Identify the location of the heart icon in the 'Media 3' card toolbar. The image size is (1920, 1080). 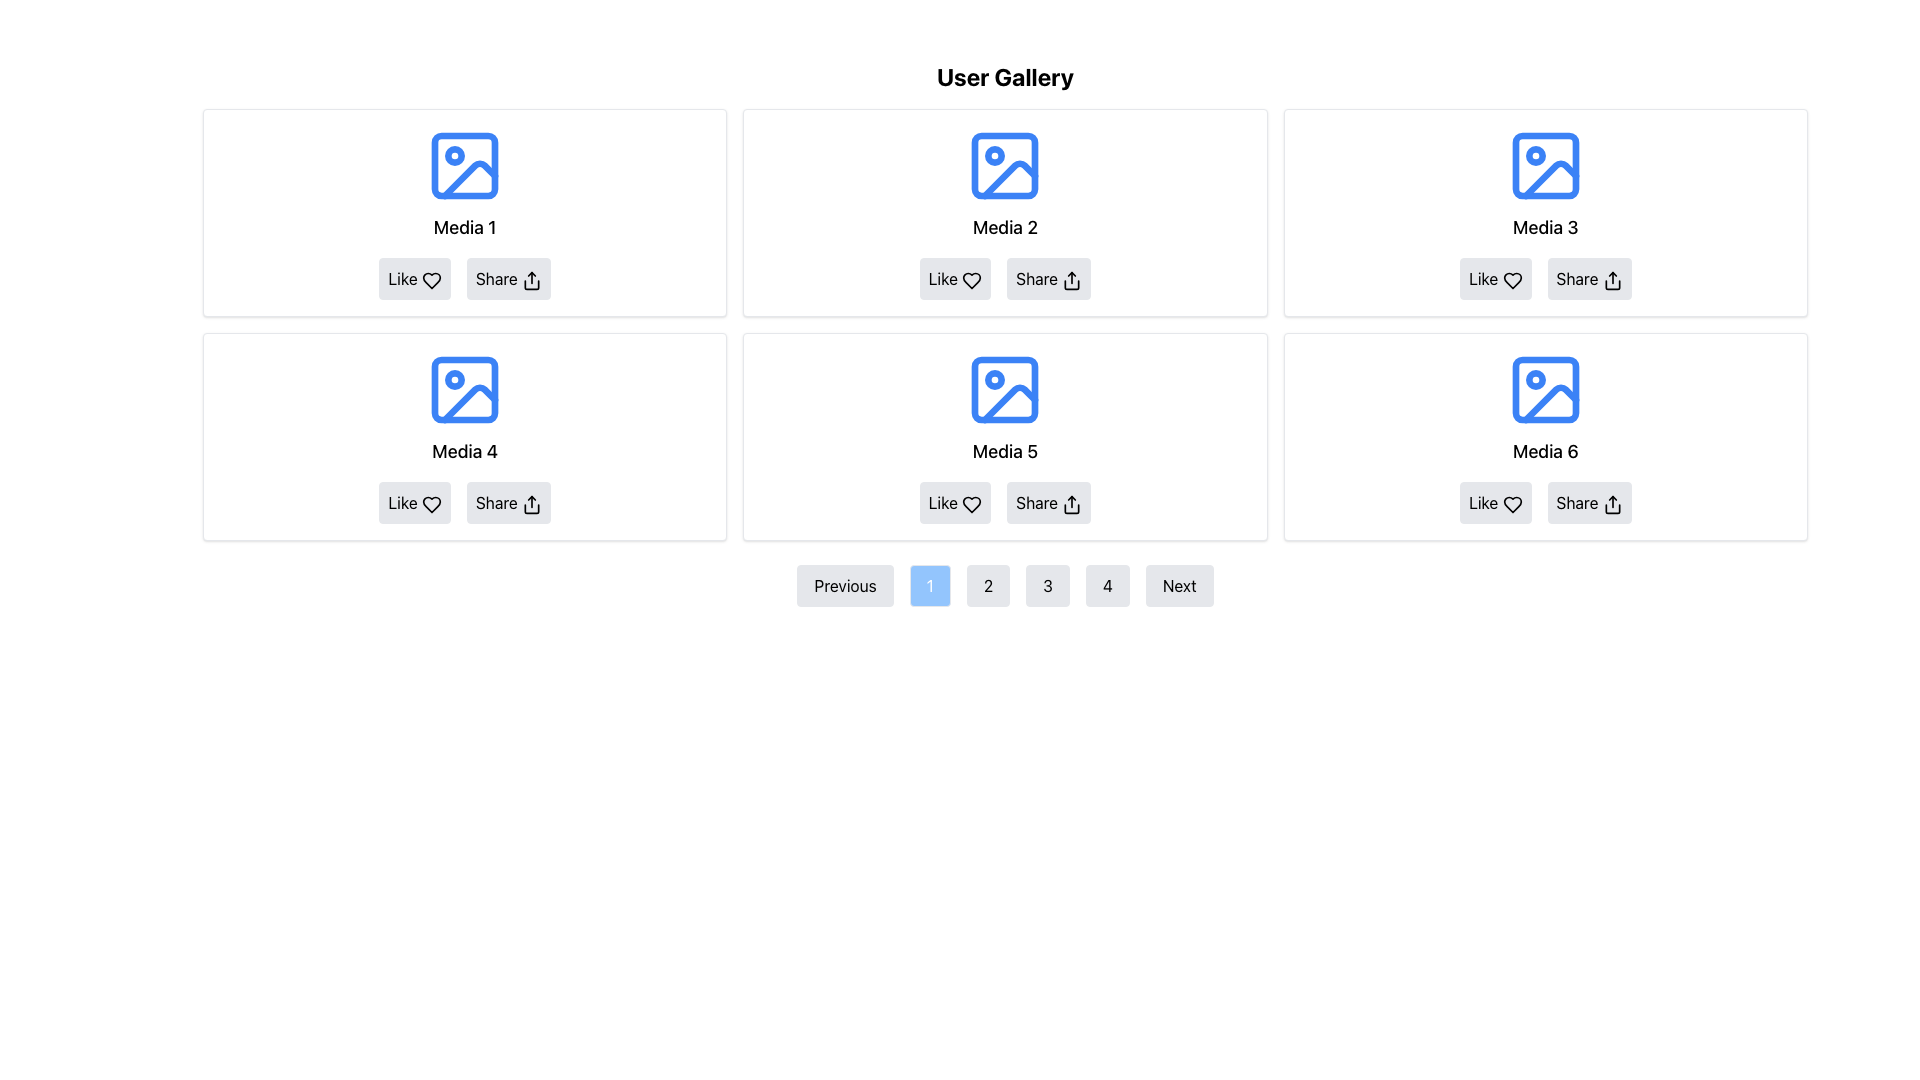
(1512, 280).